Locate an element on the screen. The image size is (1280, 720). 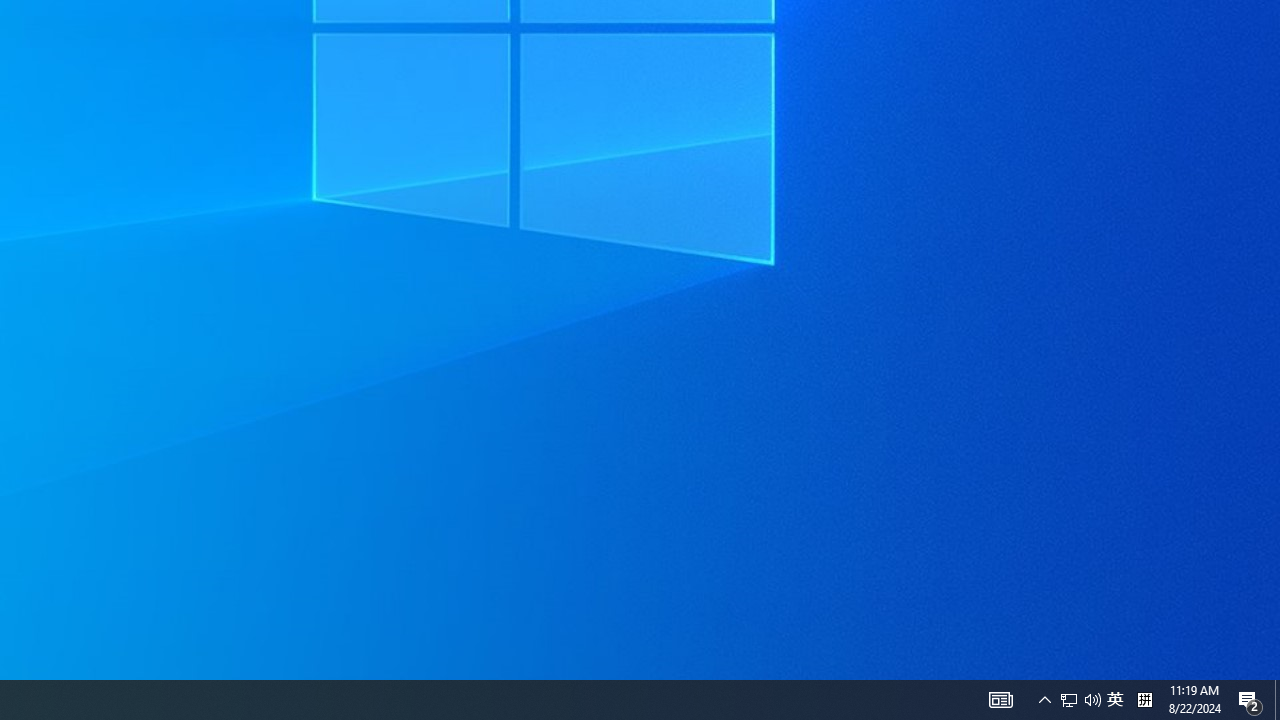
'AutomationID: 4105' is located at coordinates (1000, 698).